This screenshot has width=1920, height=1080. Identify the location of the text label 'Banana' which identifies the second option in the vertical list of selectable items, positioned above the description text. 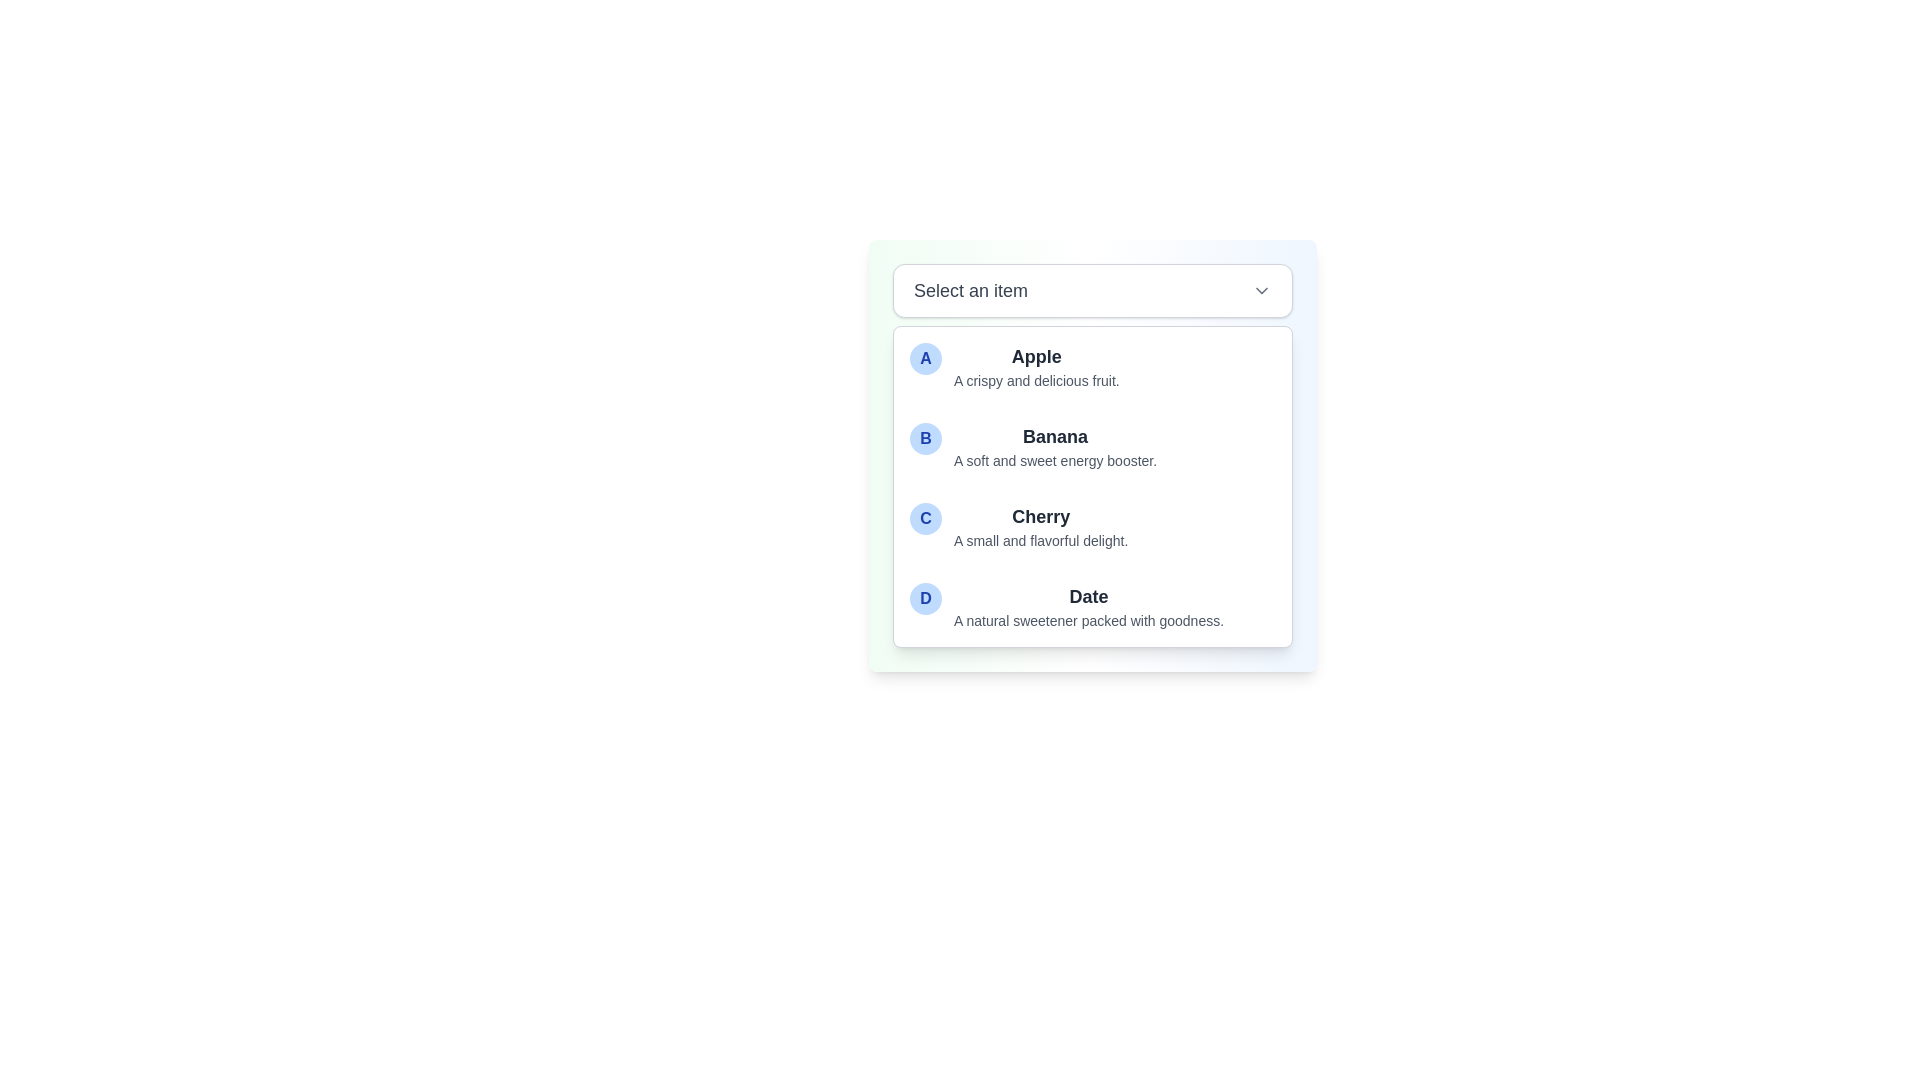
(1054, 435).